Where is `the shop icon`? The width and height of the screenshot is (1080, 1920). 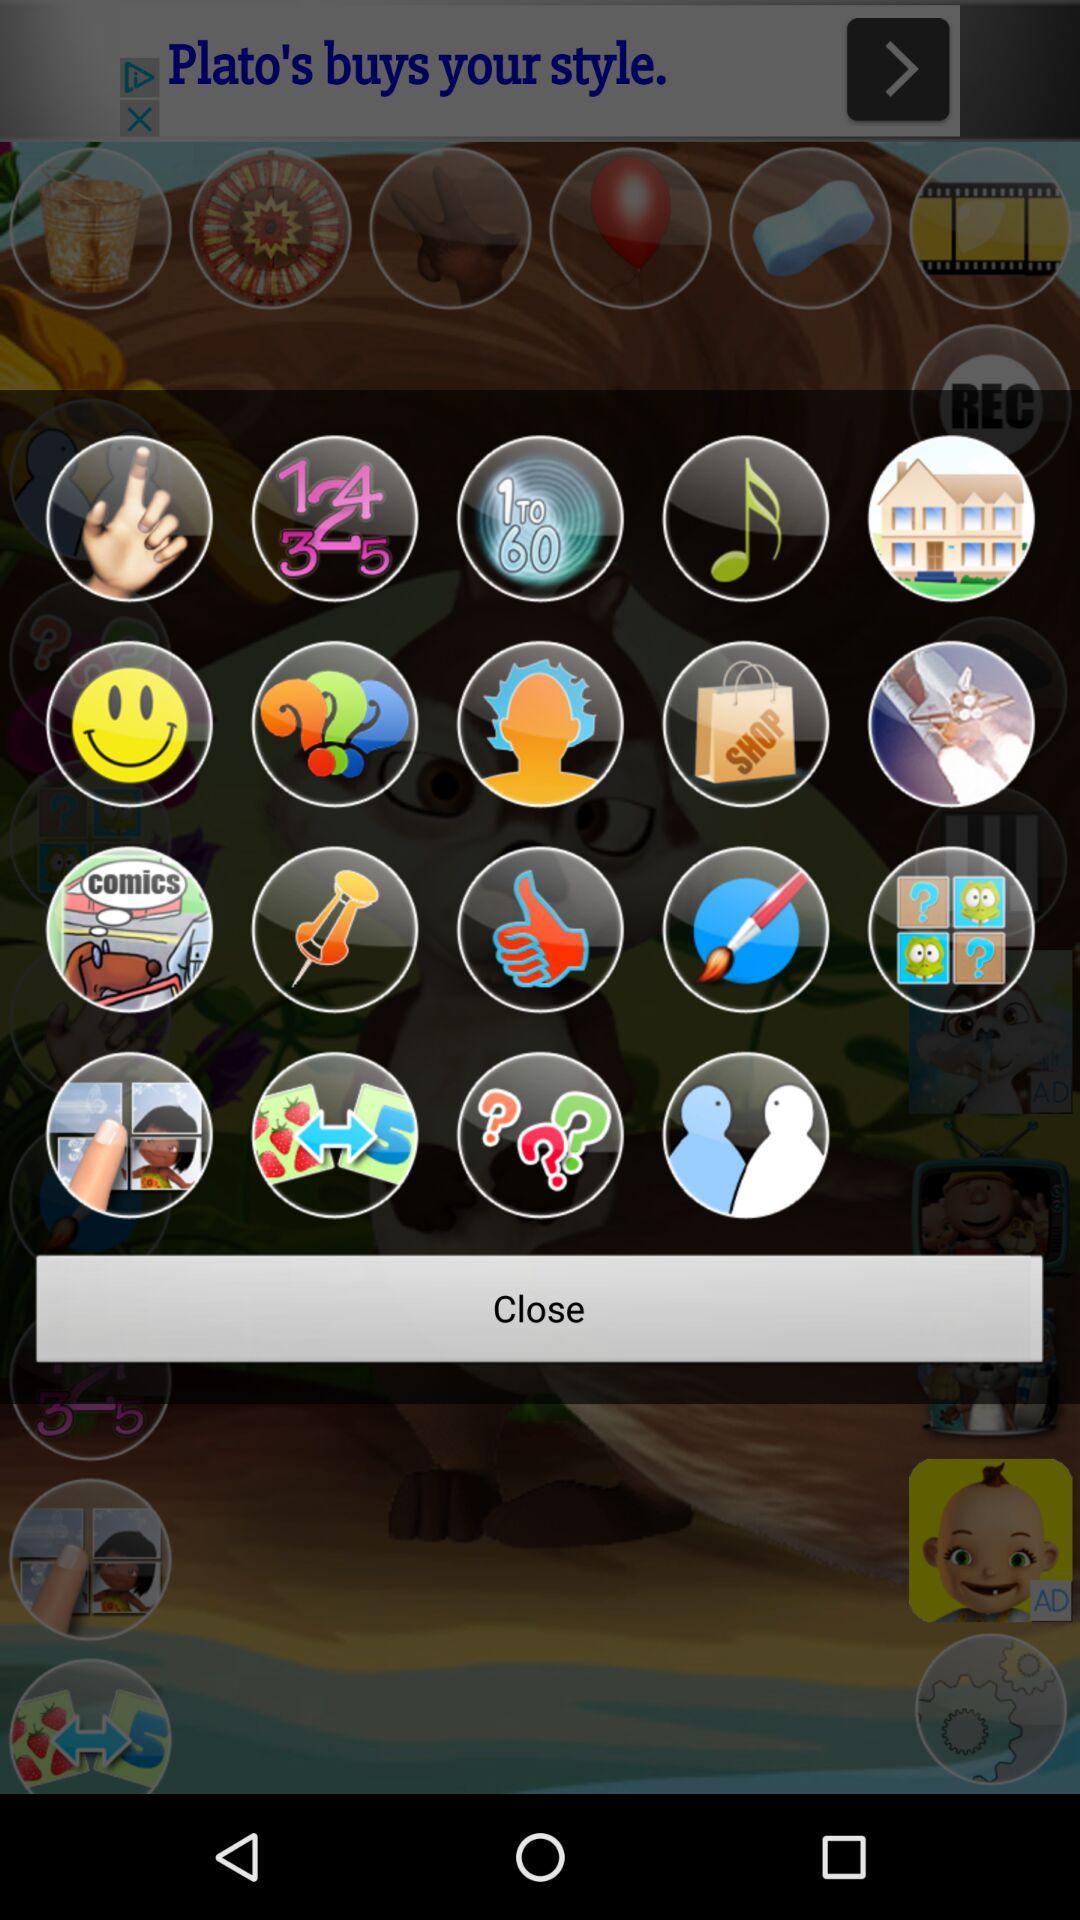 the shop icon is located at coordinates (745, 774).